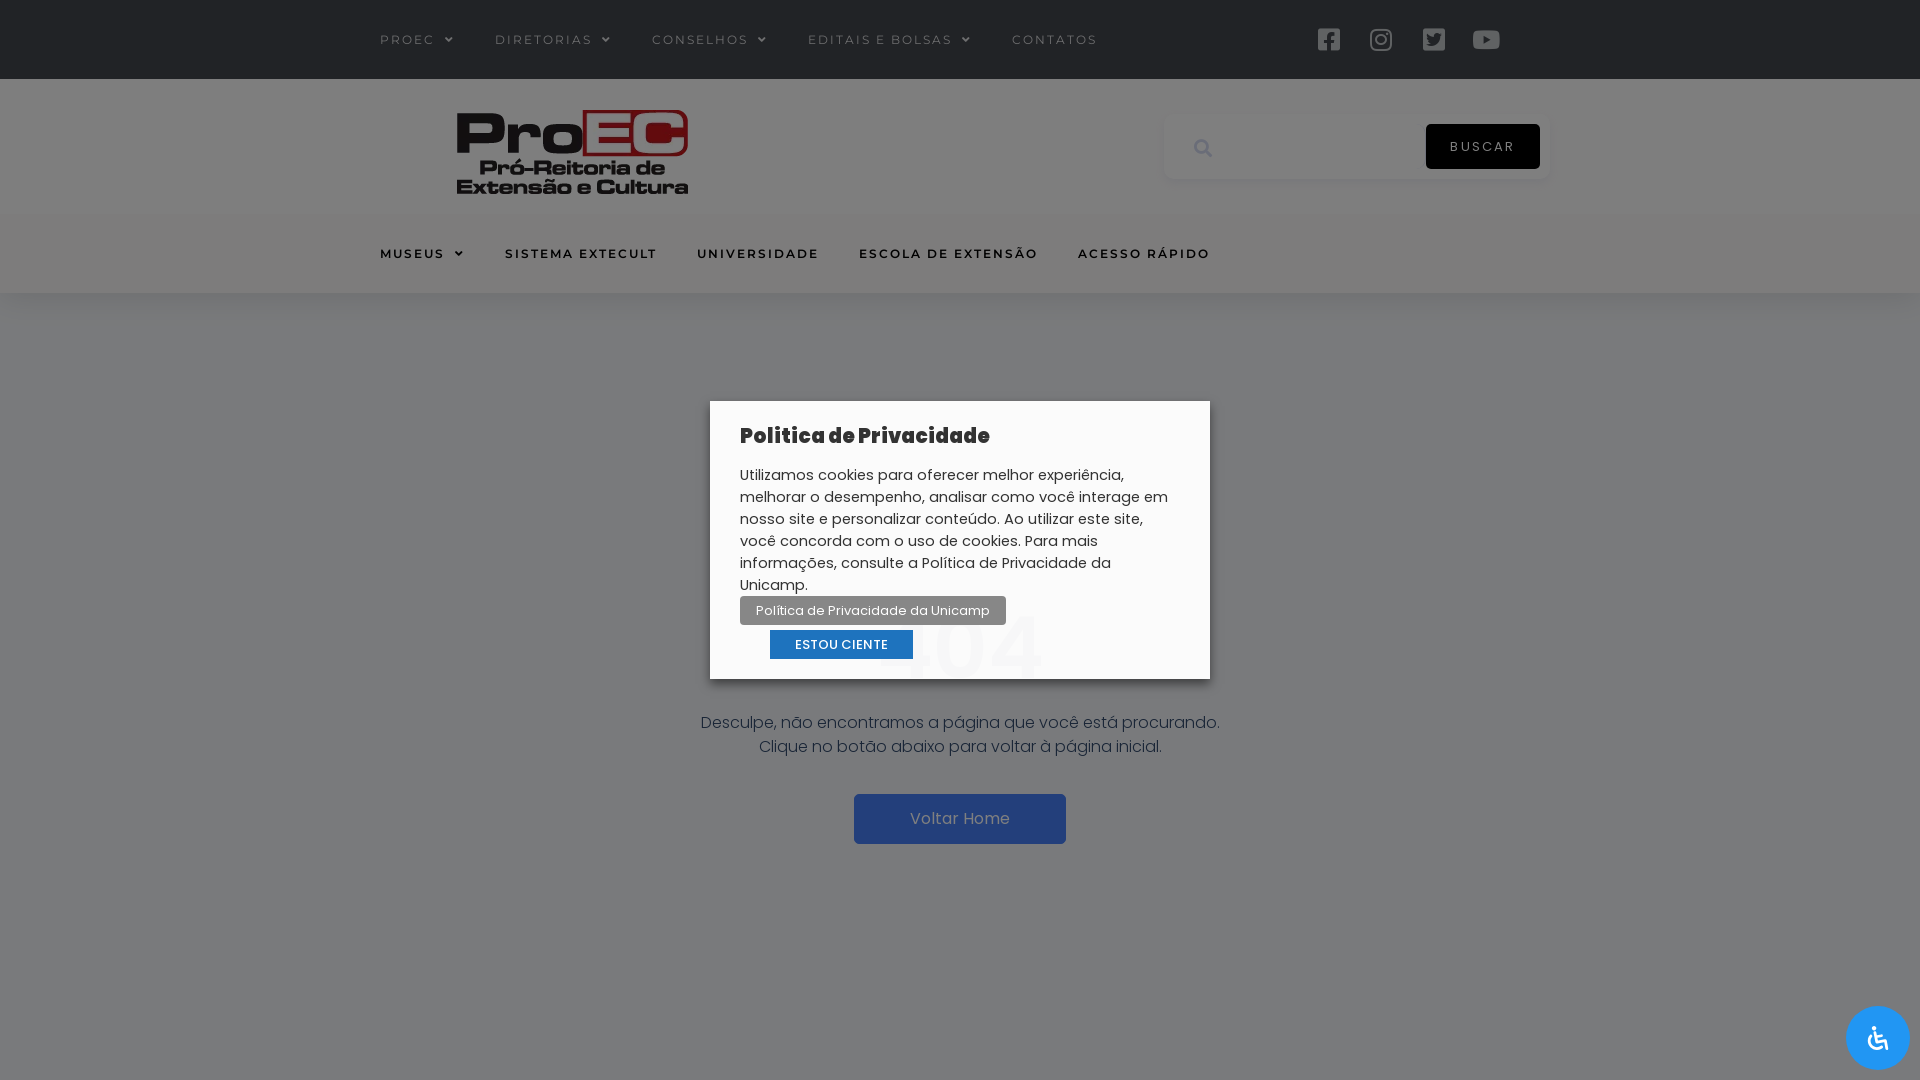  I want to click on 'EDITAIS E BOLSAS', so click(888, 39).